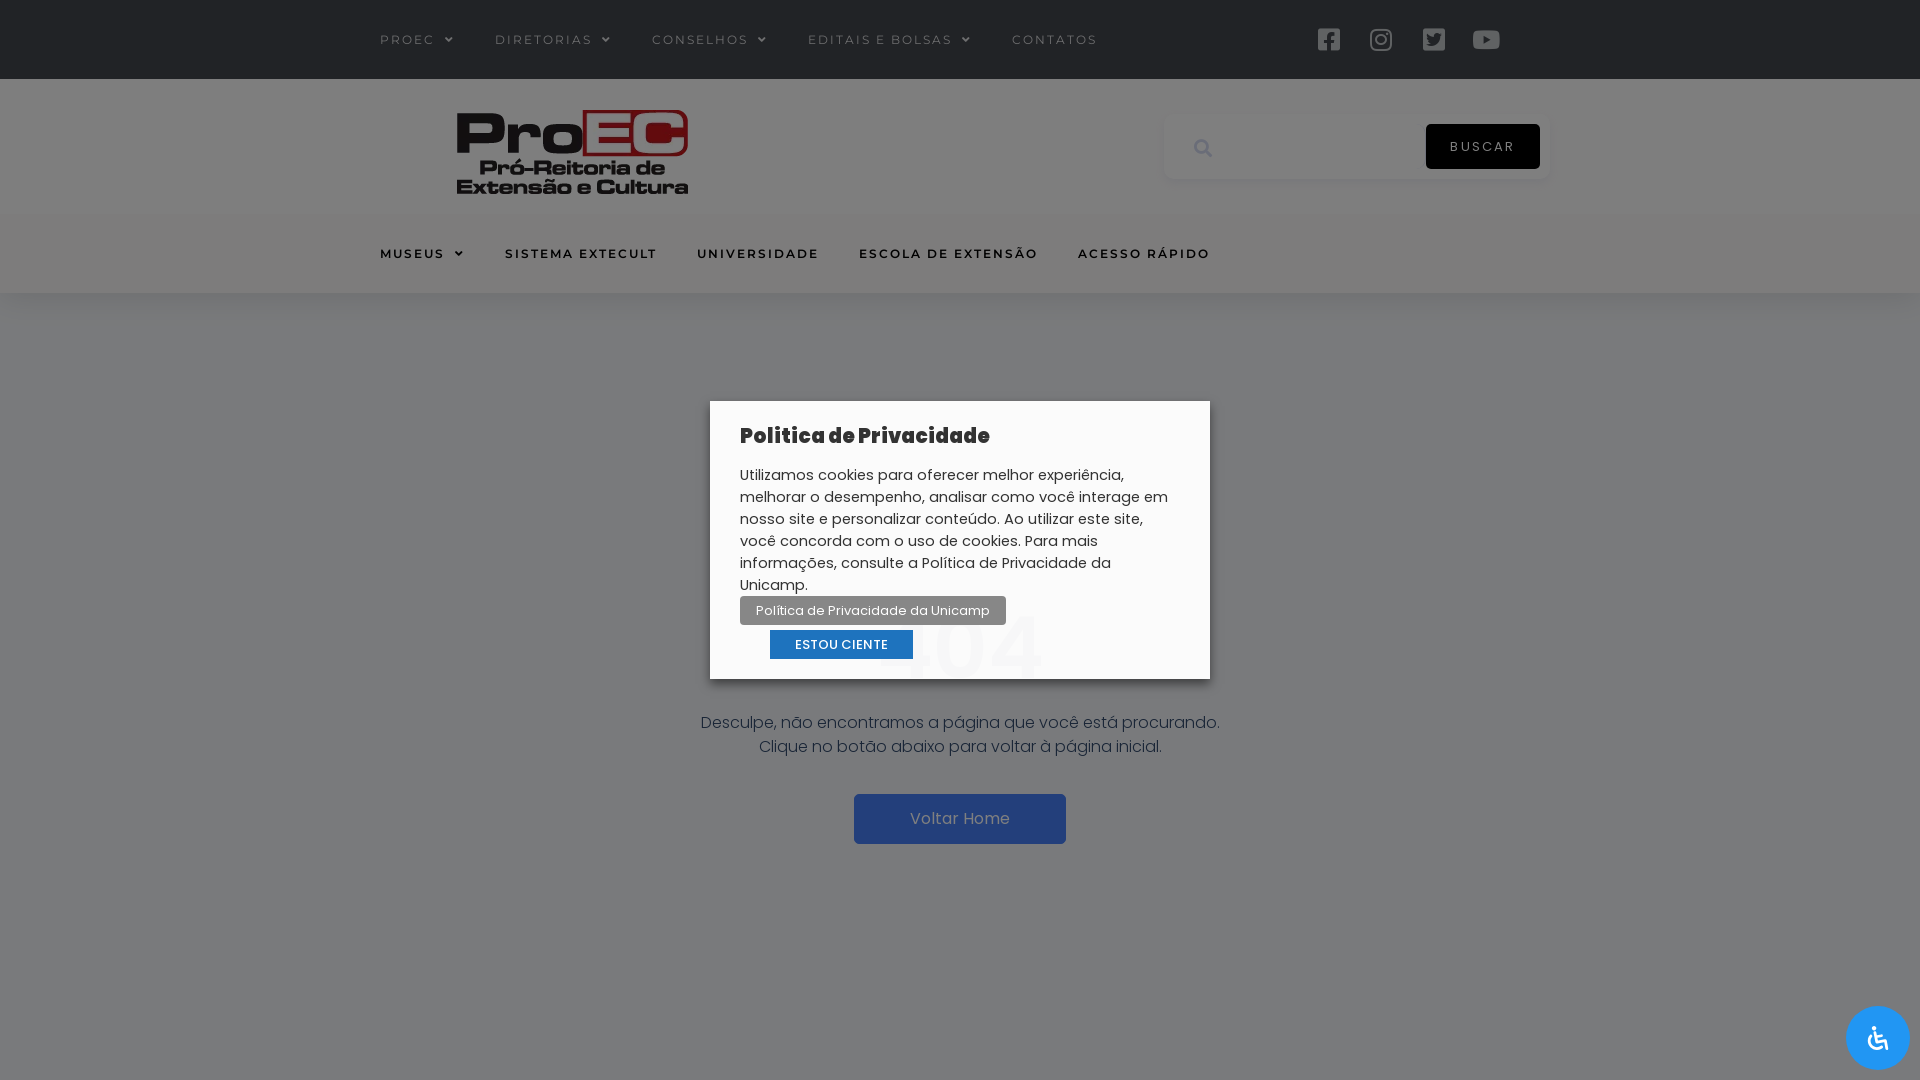  I want to click on 'EDITAIS E BOLSAS', so click(888, 39).